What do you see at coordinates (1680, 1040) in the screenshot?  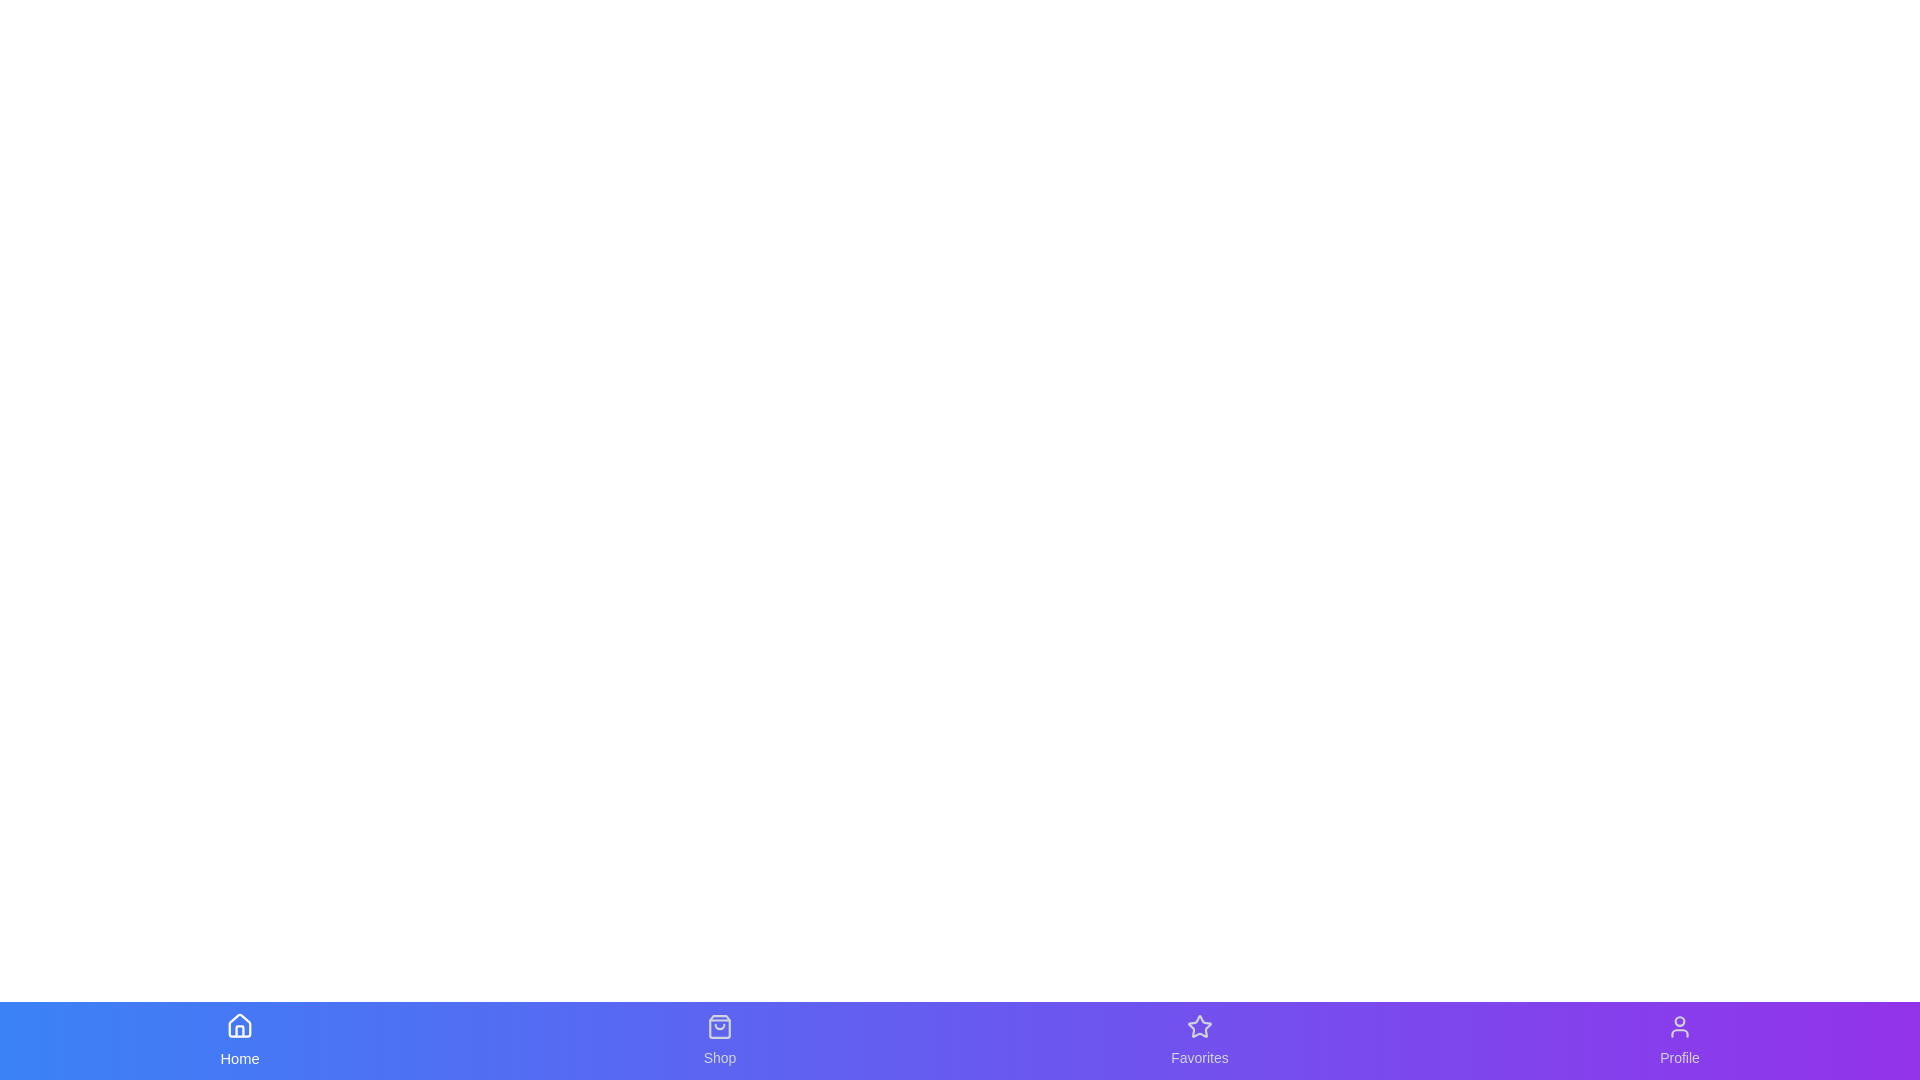 I see `the tab labeled Profile to navigate to its associated page` at bounding box center [1680, 1040].